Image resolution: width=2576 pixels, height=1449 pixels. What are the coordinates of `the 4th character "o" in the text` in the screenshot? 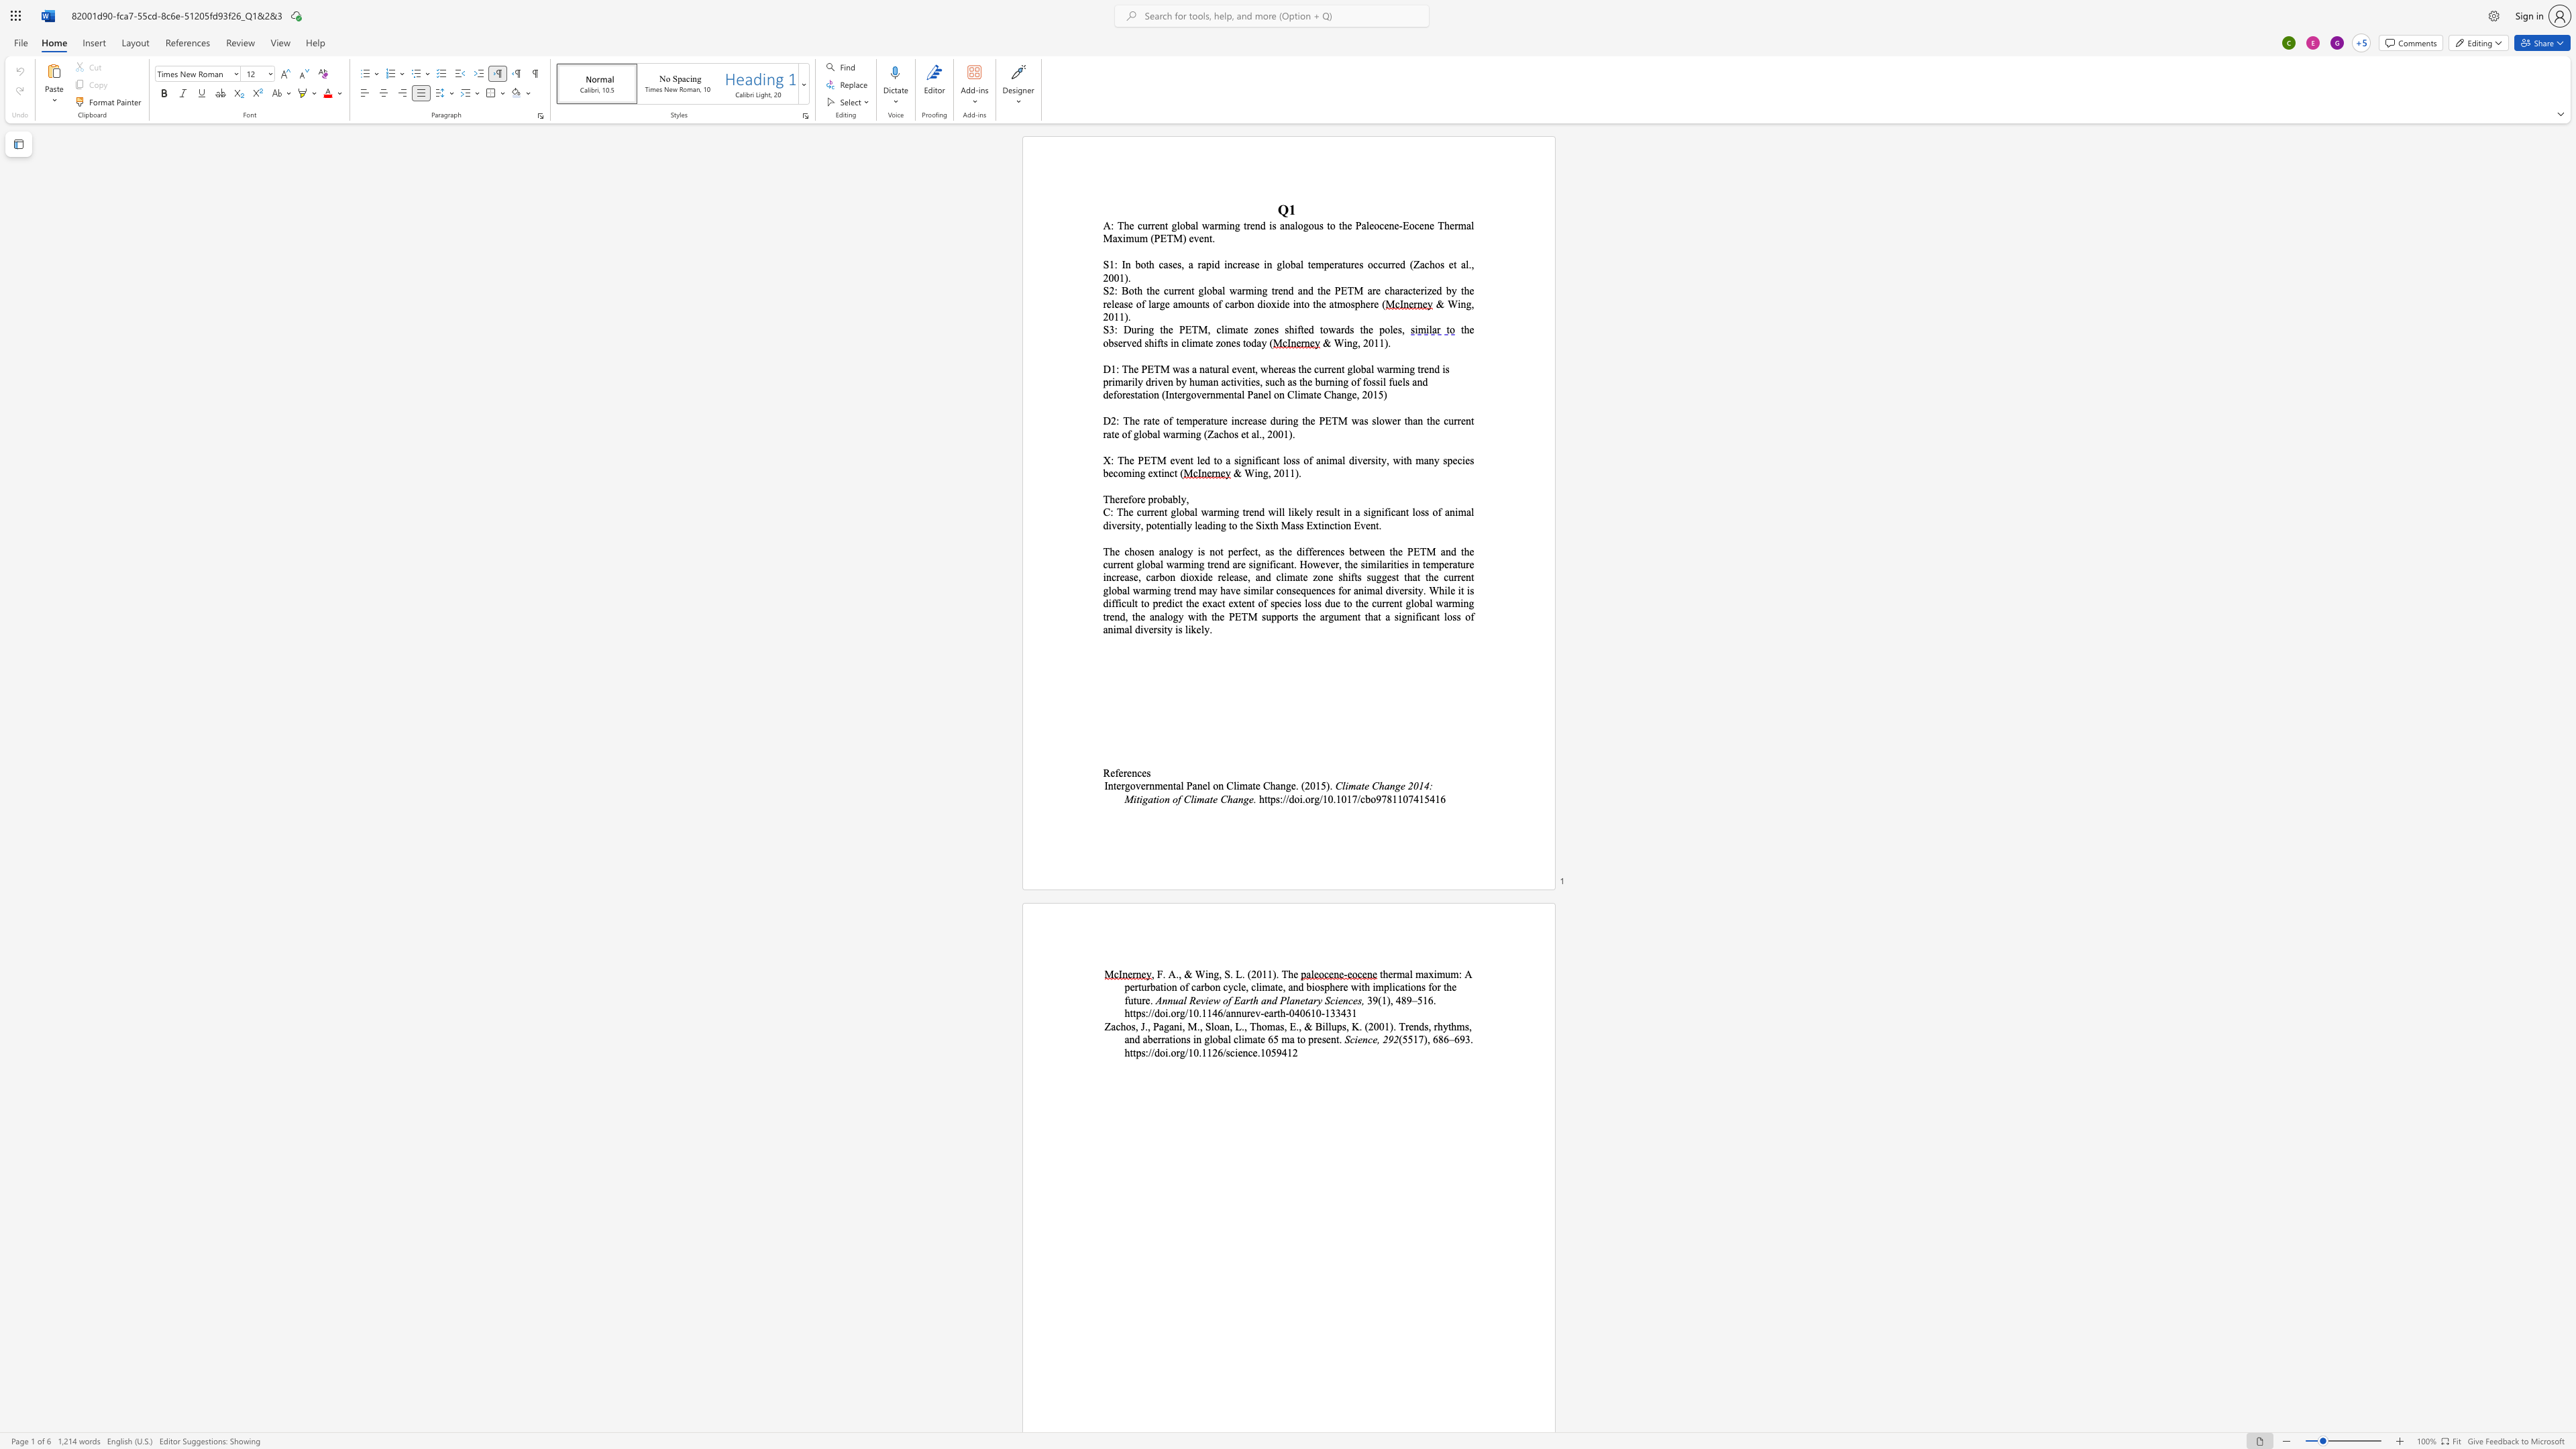 It's located at (1146, 564).